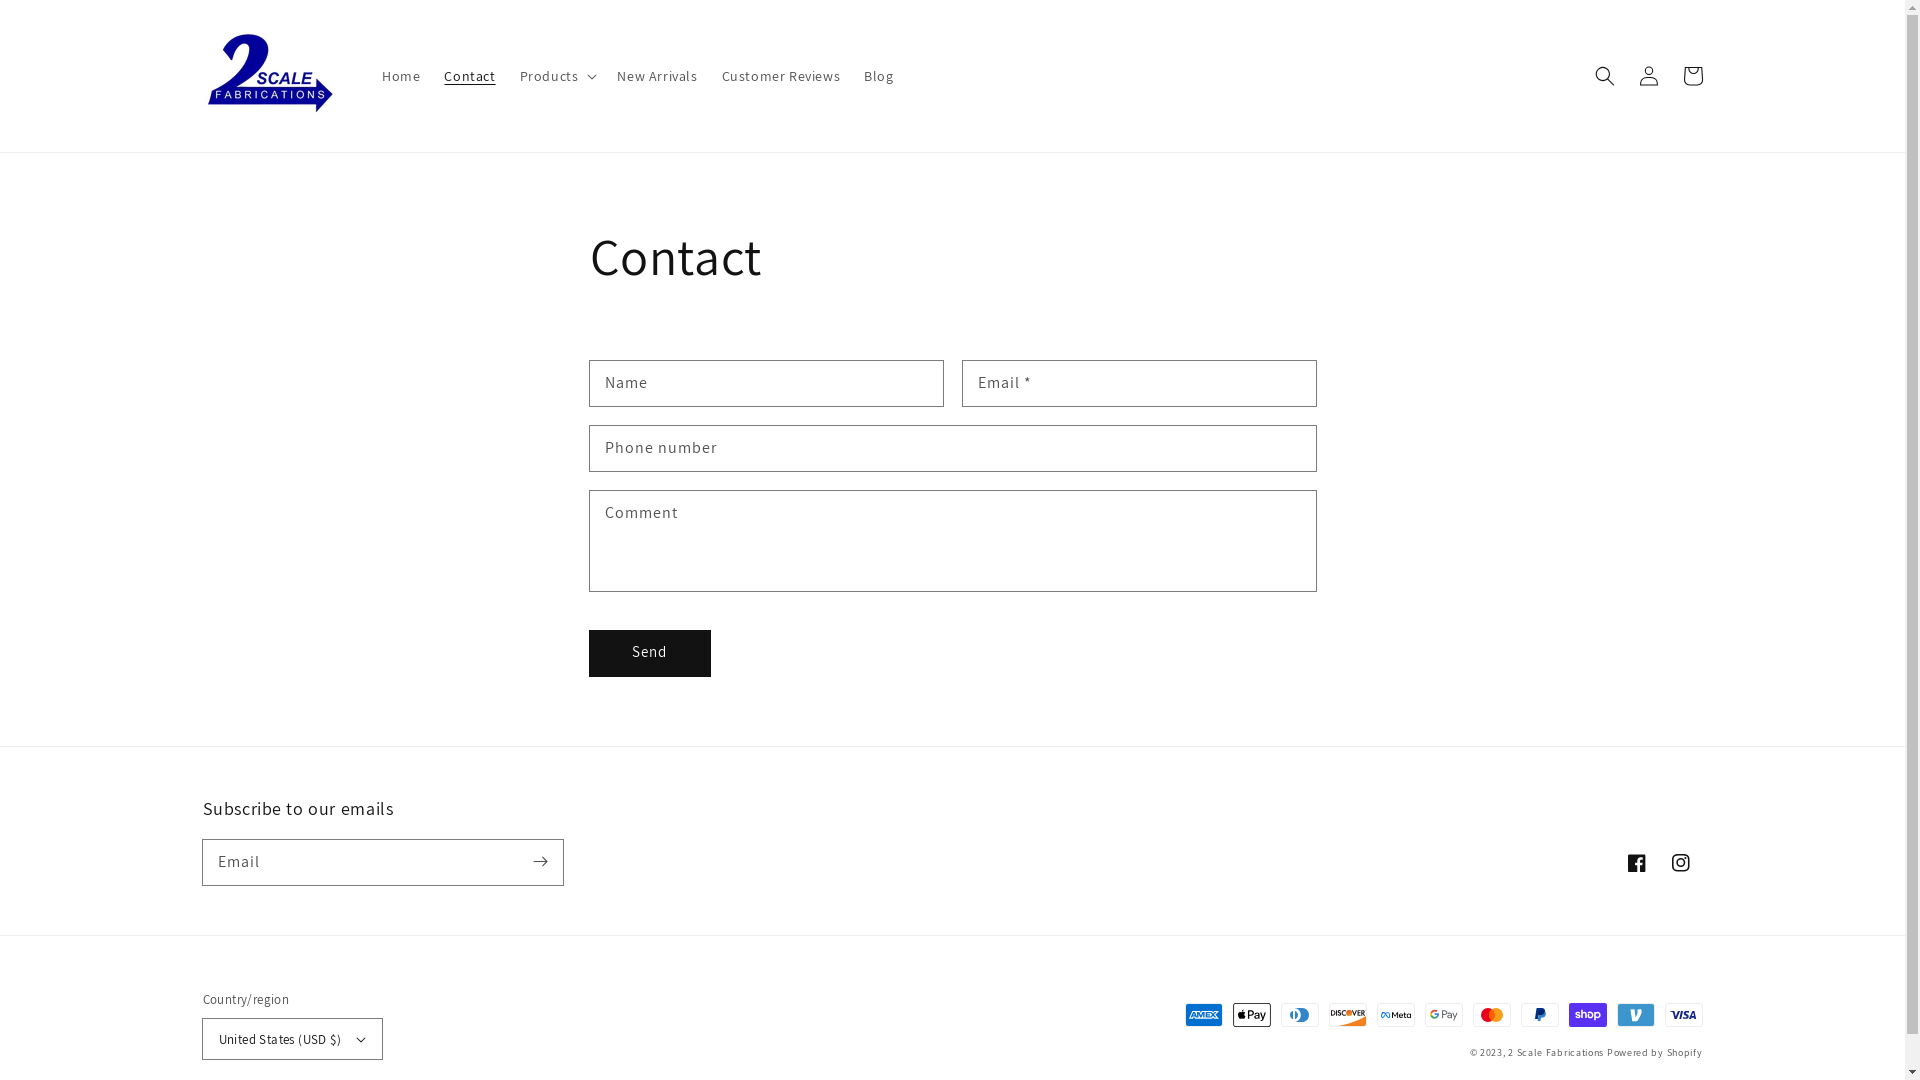 The height and width of the screenshot is (1080, 1920). What do you see at coordinates (657, 75) in the screenshot?
I see `'New Arrivals'` at bounding box center [657, 75].